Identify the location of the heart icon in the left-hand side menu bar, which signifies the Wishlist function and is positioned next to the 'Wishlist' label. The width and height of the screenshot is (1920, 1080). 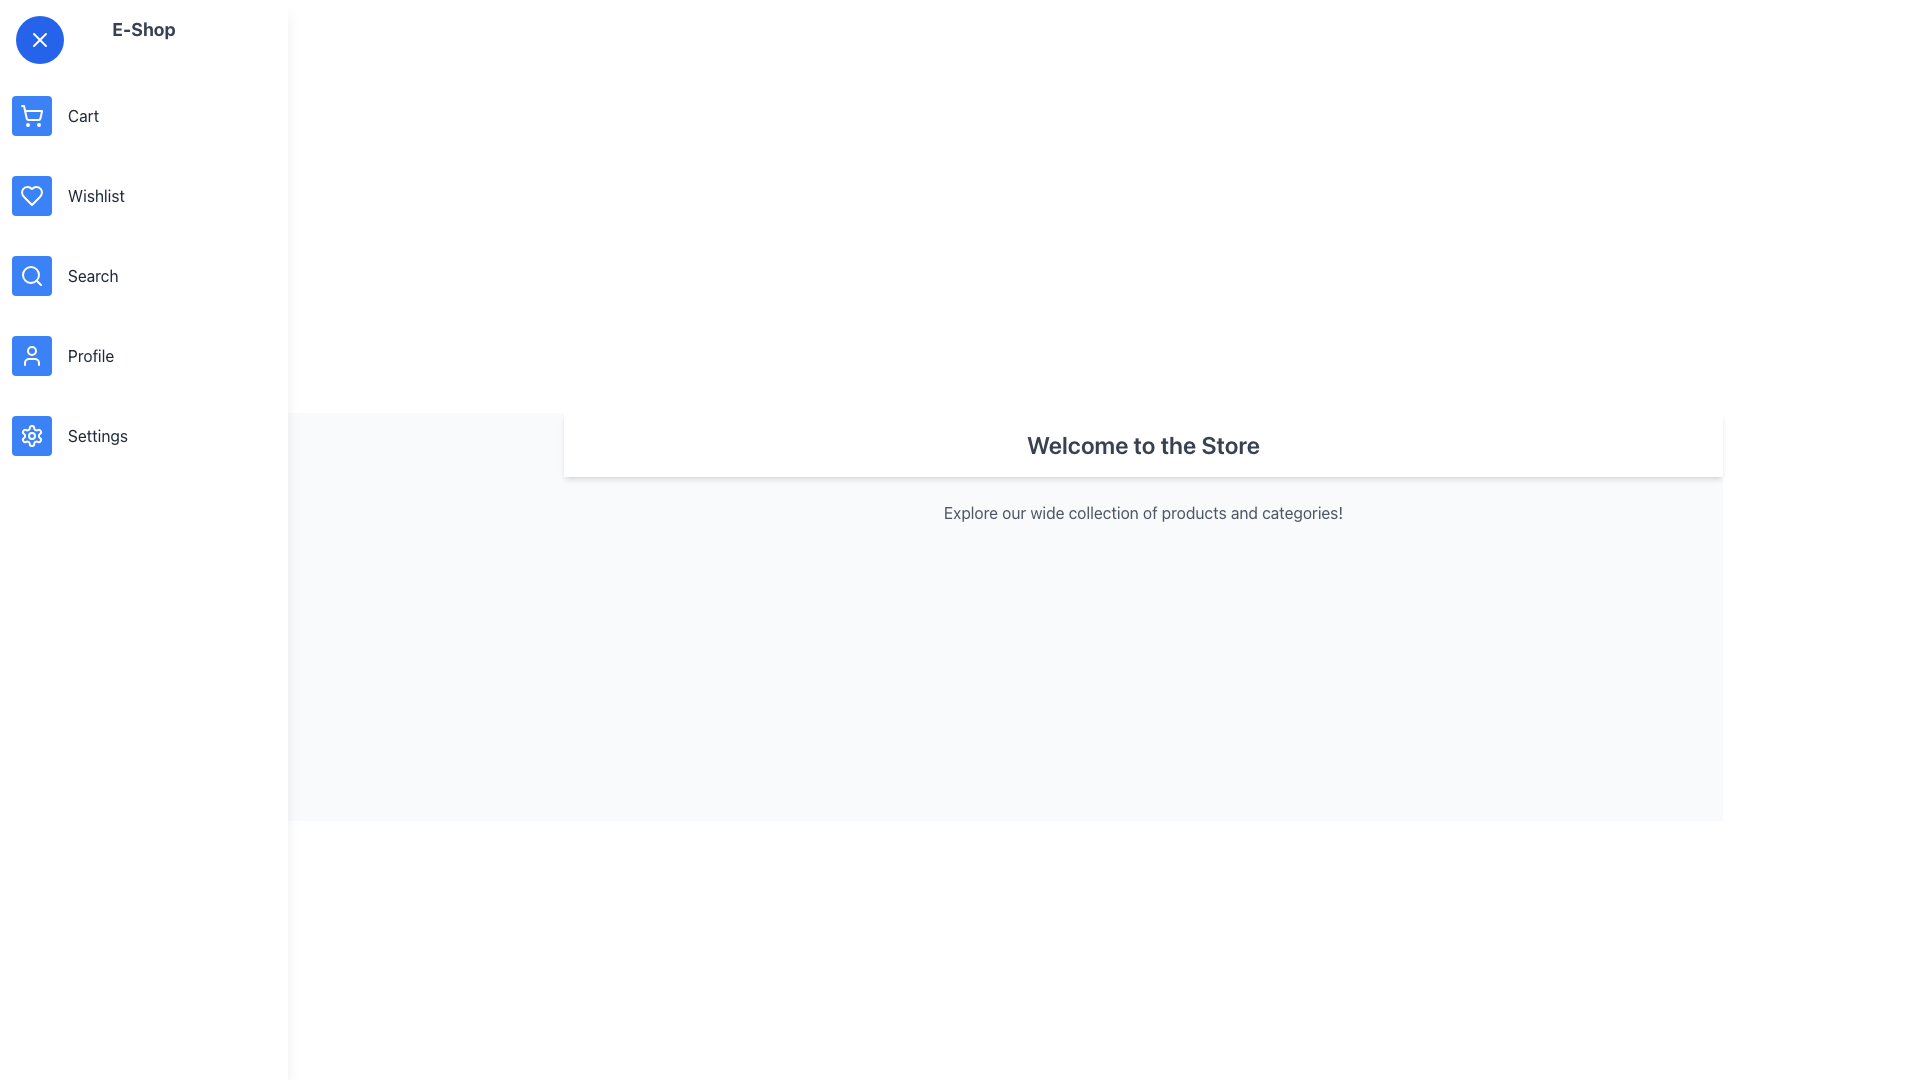
(32, 196).